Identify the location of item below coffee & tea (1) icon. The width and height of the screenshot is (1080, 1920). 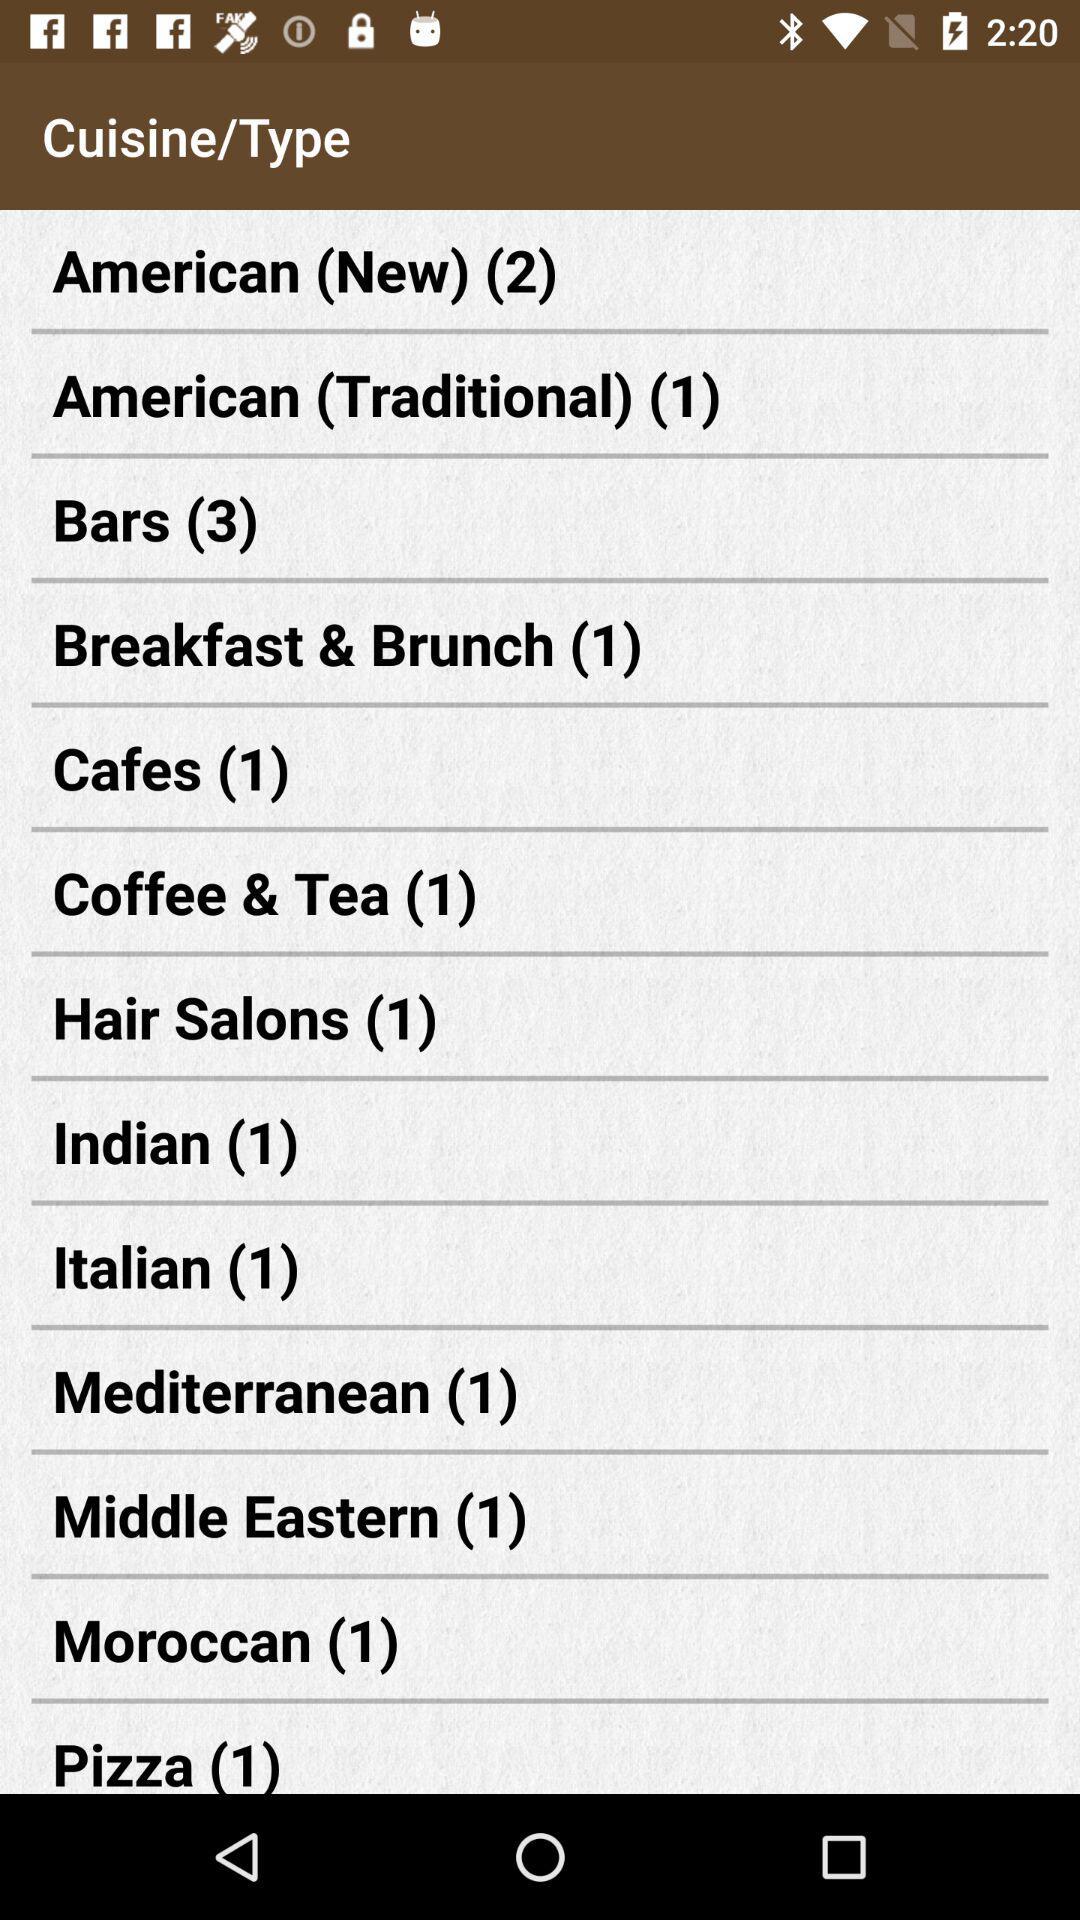
(540, 1016).